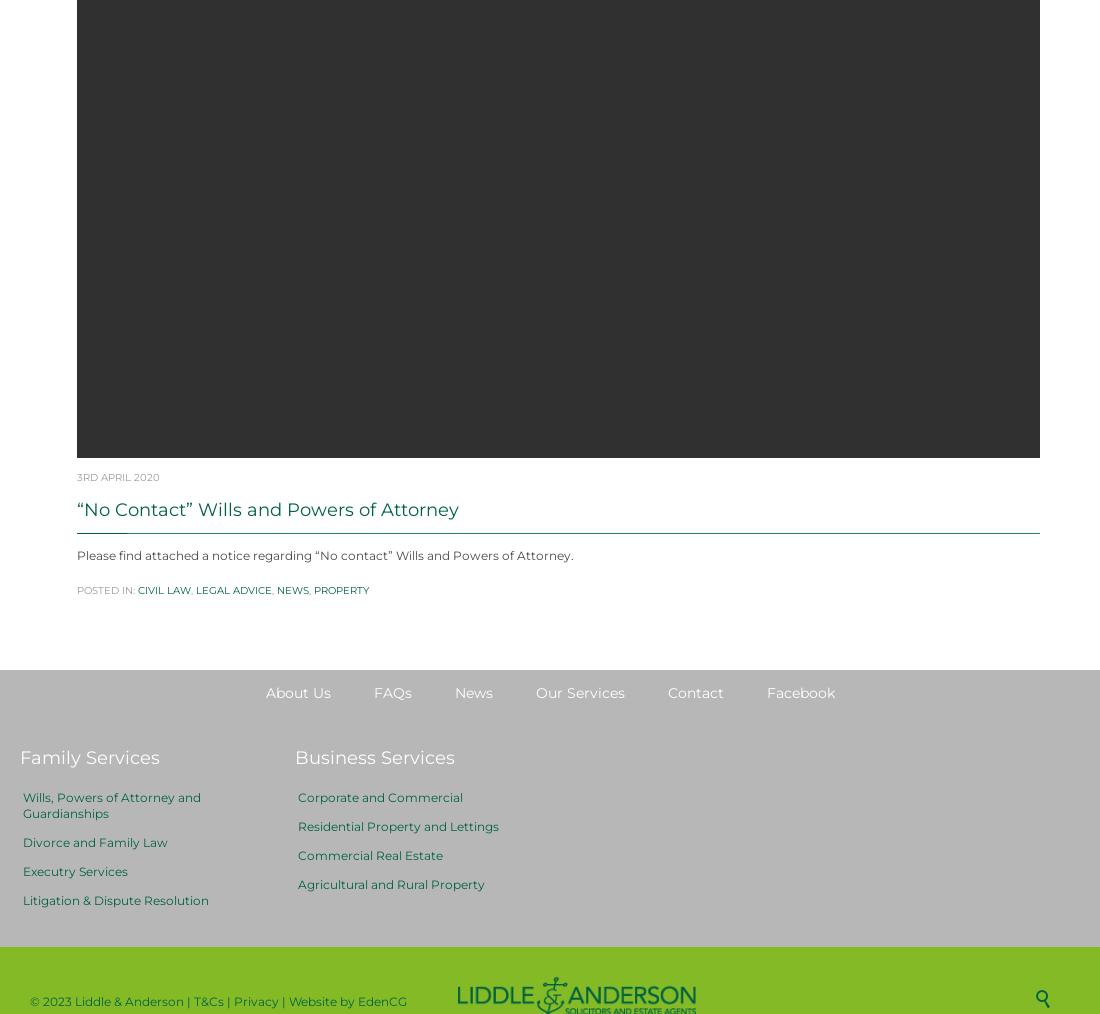  What do you see at coordinates (800, 740) in the screenshot?
I see `'Facebook'` at bounding box center [800, 740].